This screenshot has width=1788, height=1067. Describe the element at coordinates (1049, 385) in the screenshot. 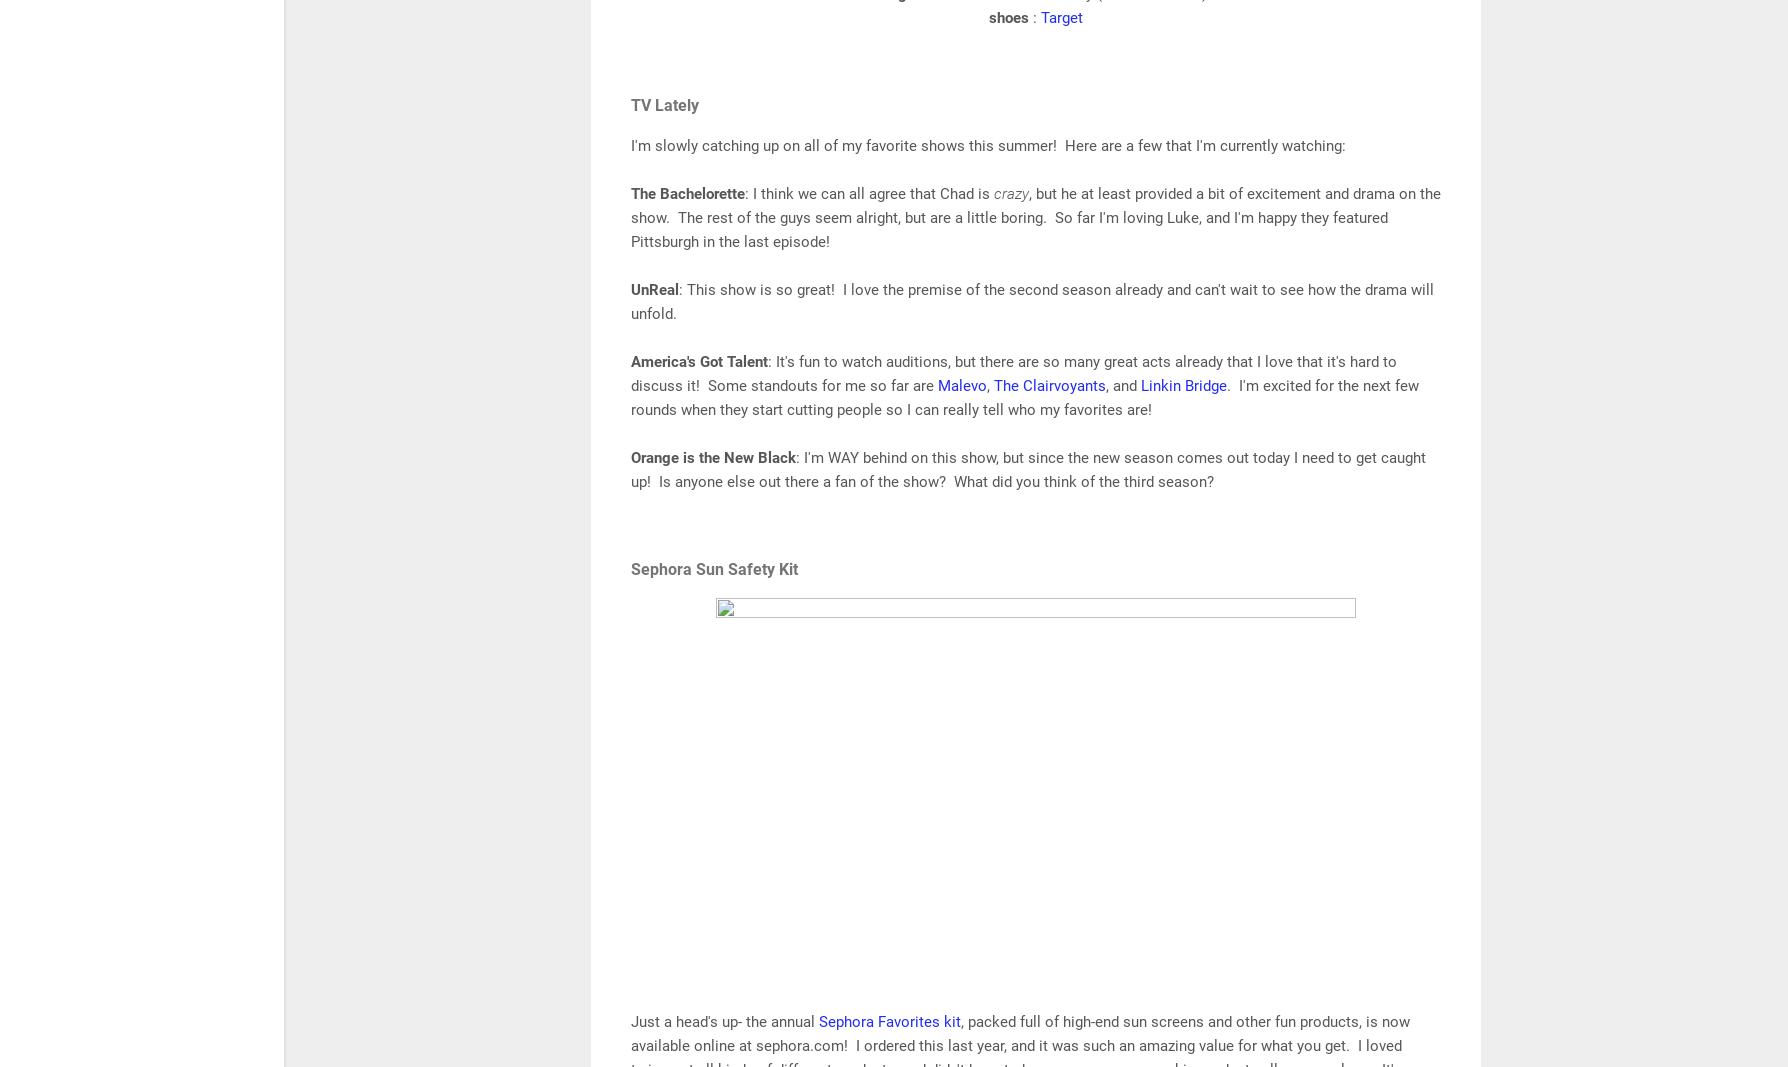

I see `'The Clairvoyants'` at that location.